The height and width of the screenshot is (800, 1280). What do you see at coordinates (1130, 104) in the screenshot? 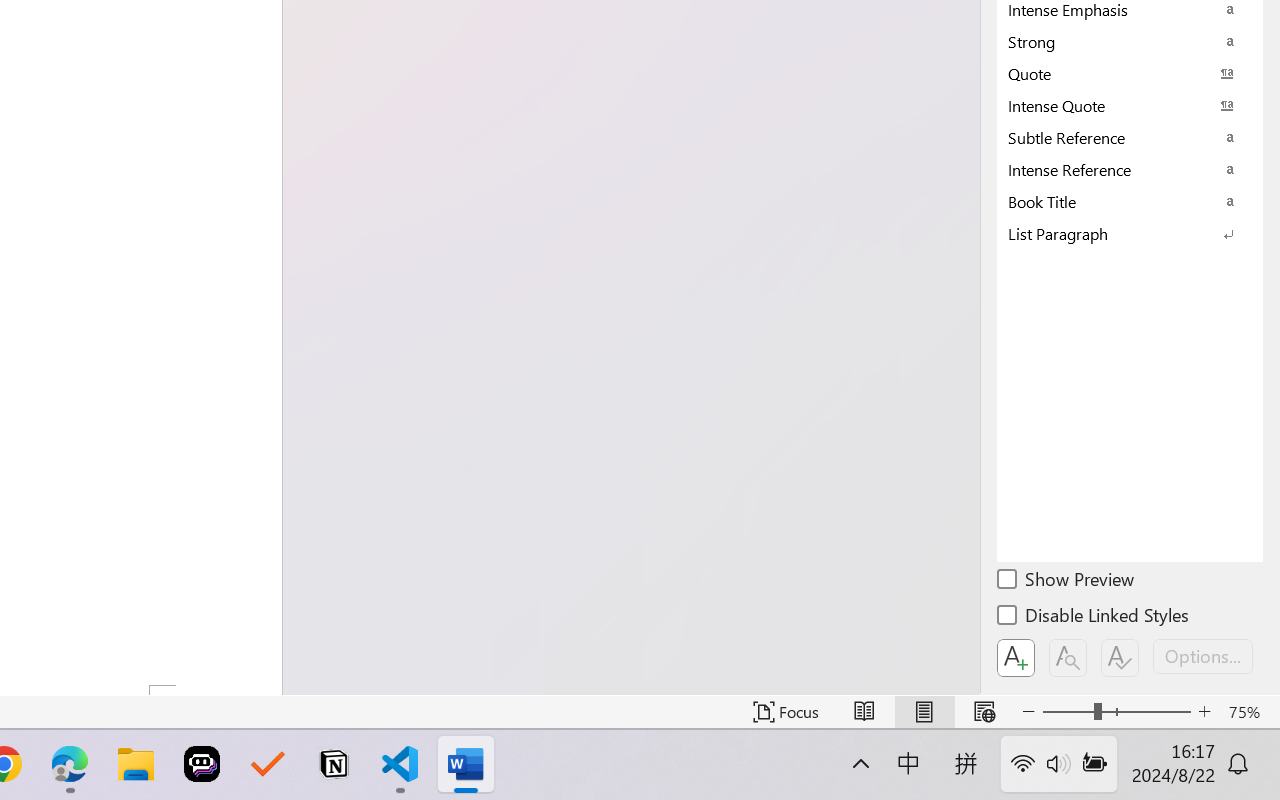
I see `'Intense Quote'` at bounding box center [1130, 104].